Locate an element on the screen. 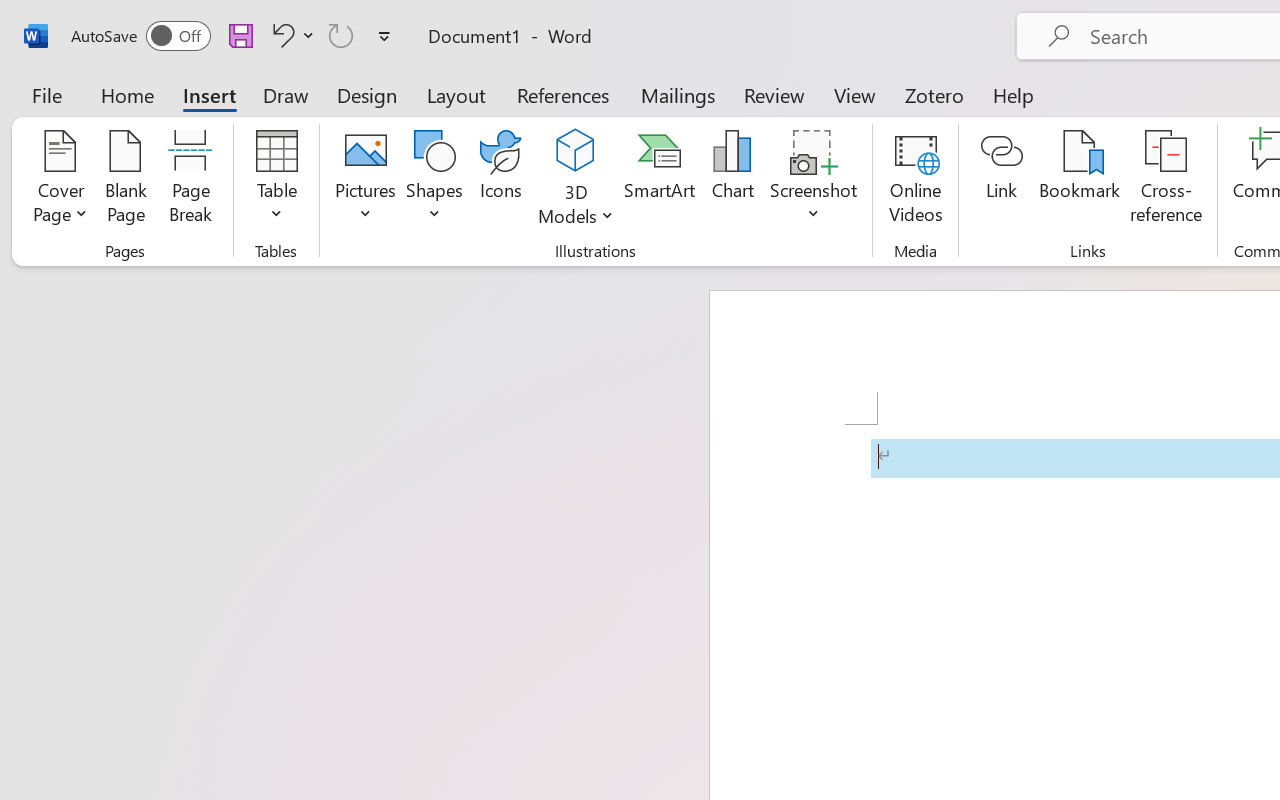  '3D Models' is located at coordinates (575, 151).